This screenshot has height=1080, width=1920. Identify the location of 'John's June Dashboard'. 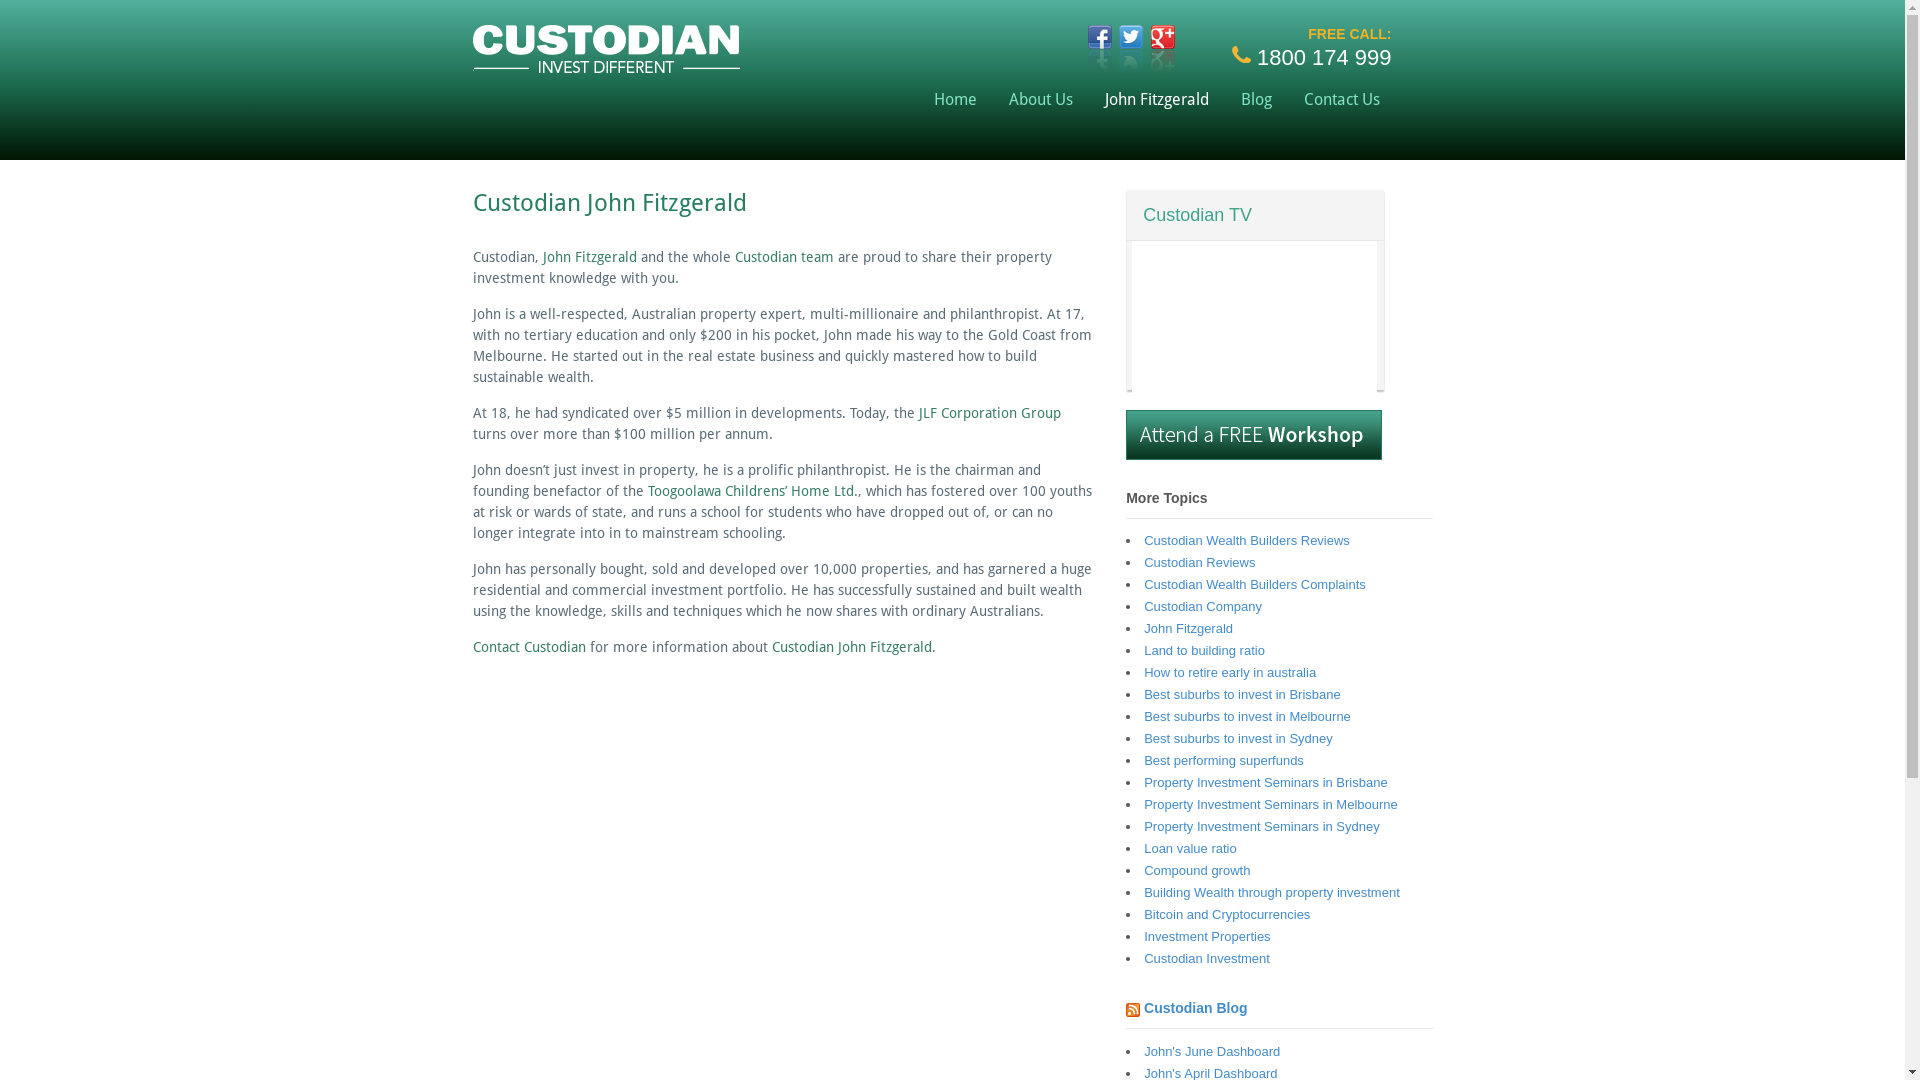
(1143, 1050).